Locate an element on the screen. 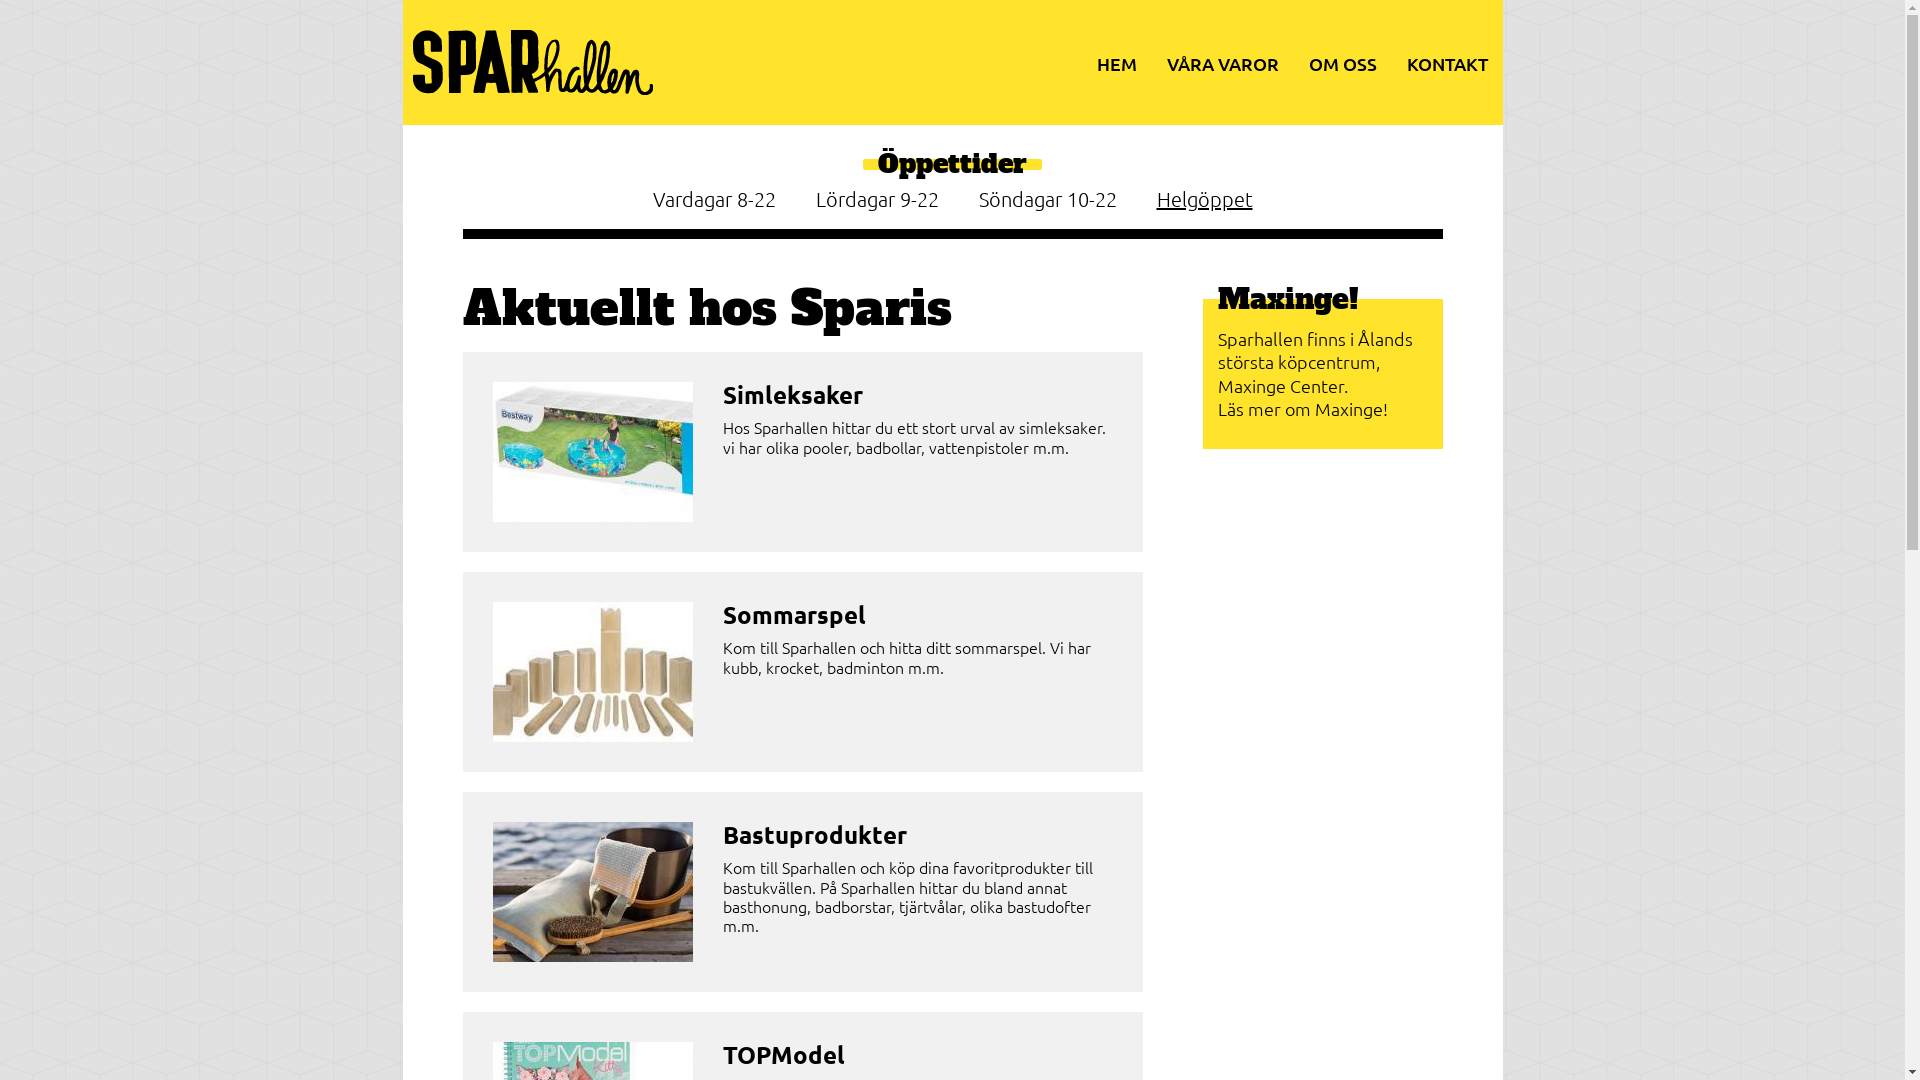  'OM OSS' is located at coordinates (1342, 62).